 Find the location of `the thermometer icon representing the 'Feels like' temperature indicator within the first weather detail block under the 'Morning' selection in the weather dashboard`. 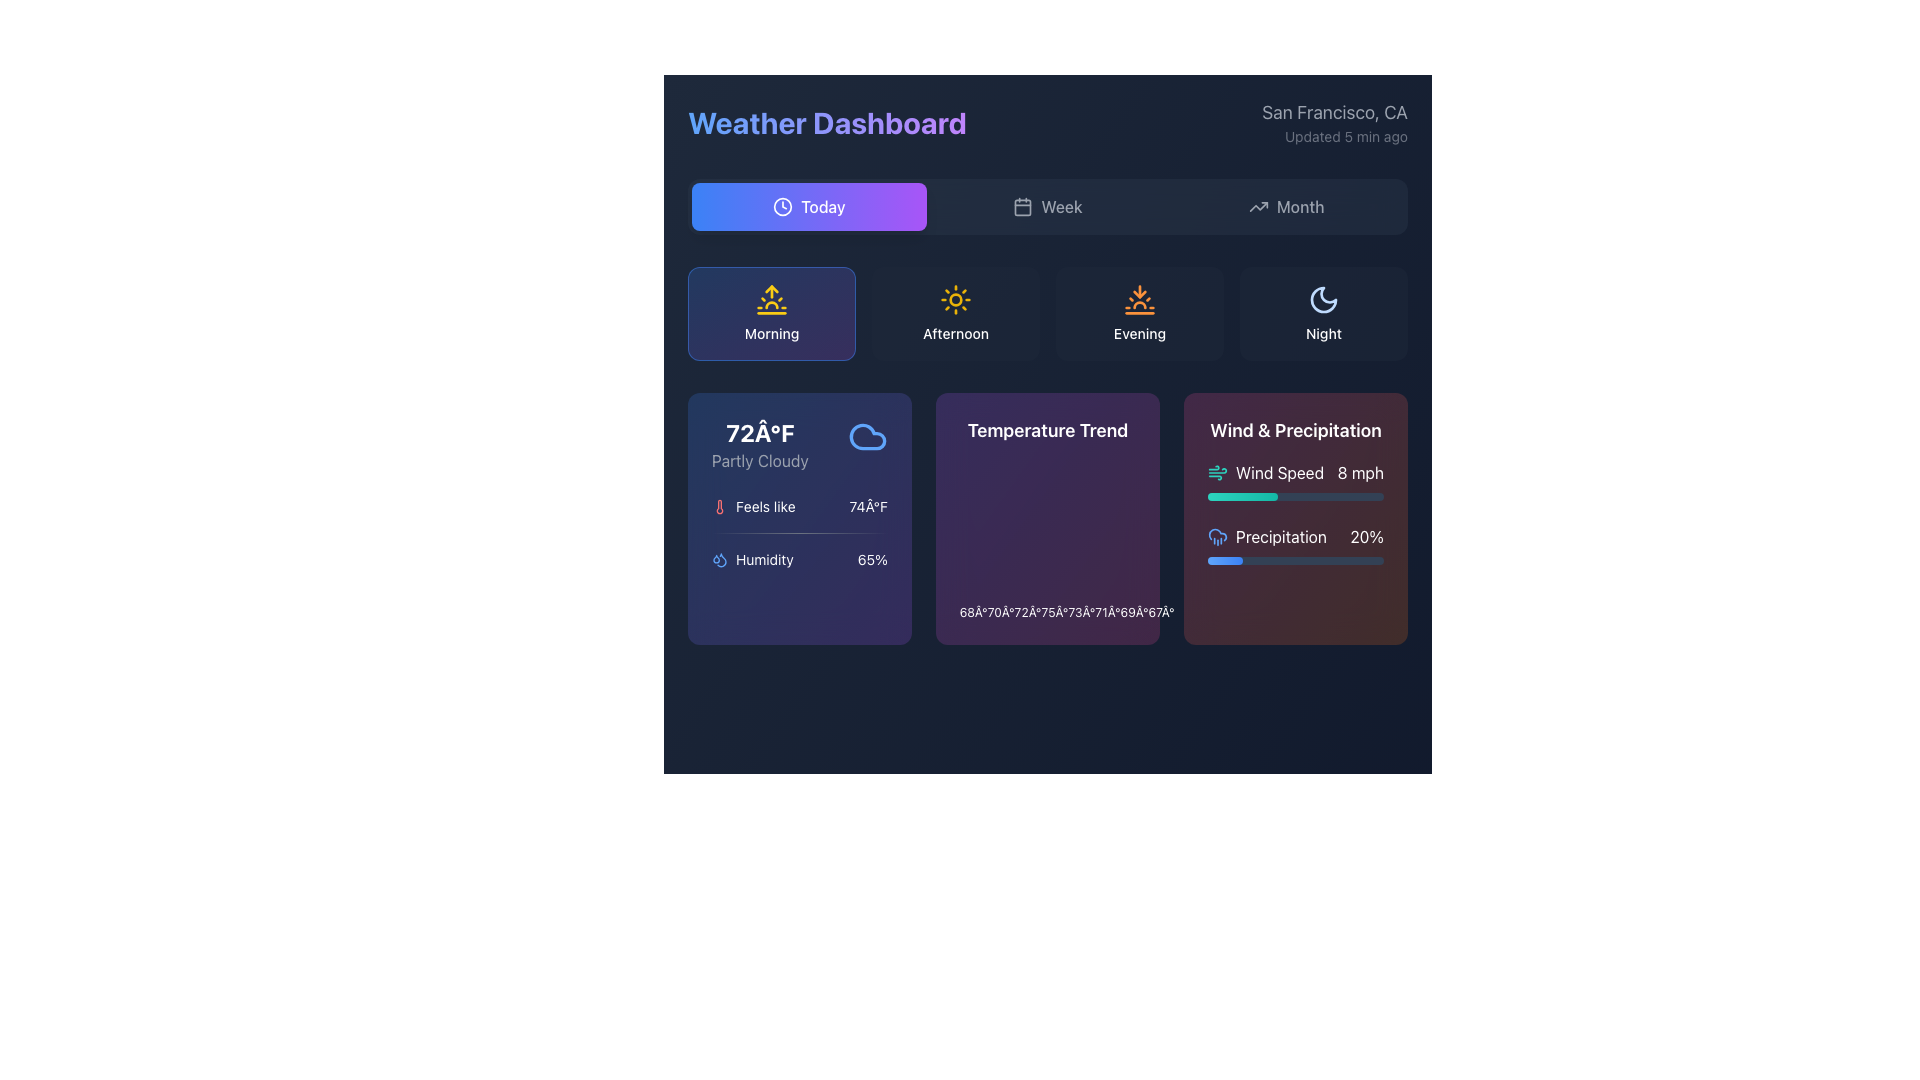

the thermometer icon representing the 'Feels like' temperature indicator within the first weather detail block under the 'Morning' selection in the weather dashboard is located at coordinates (720, 505).